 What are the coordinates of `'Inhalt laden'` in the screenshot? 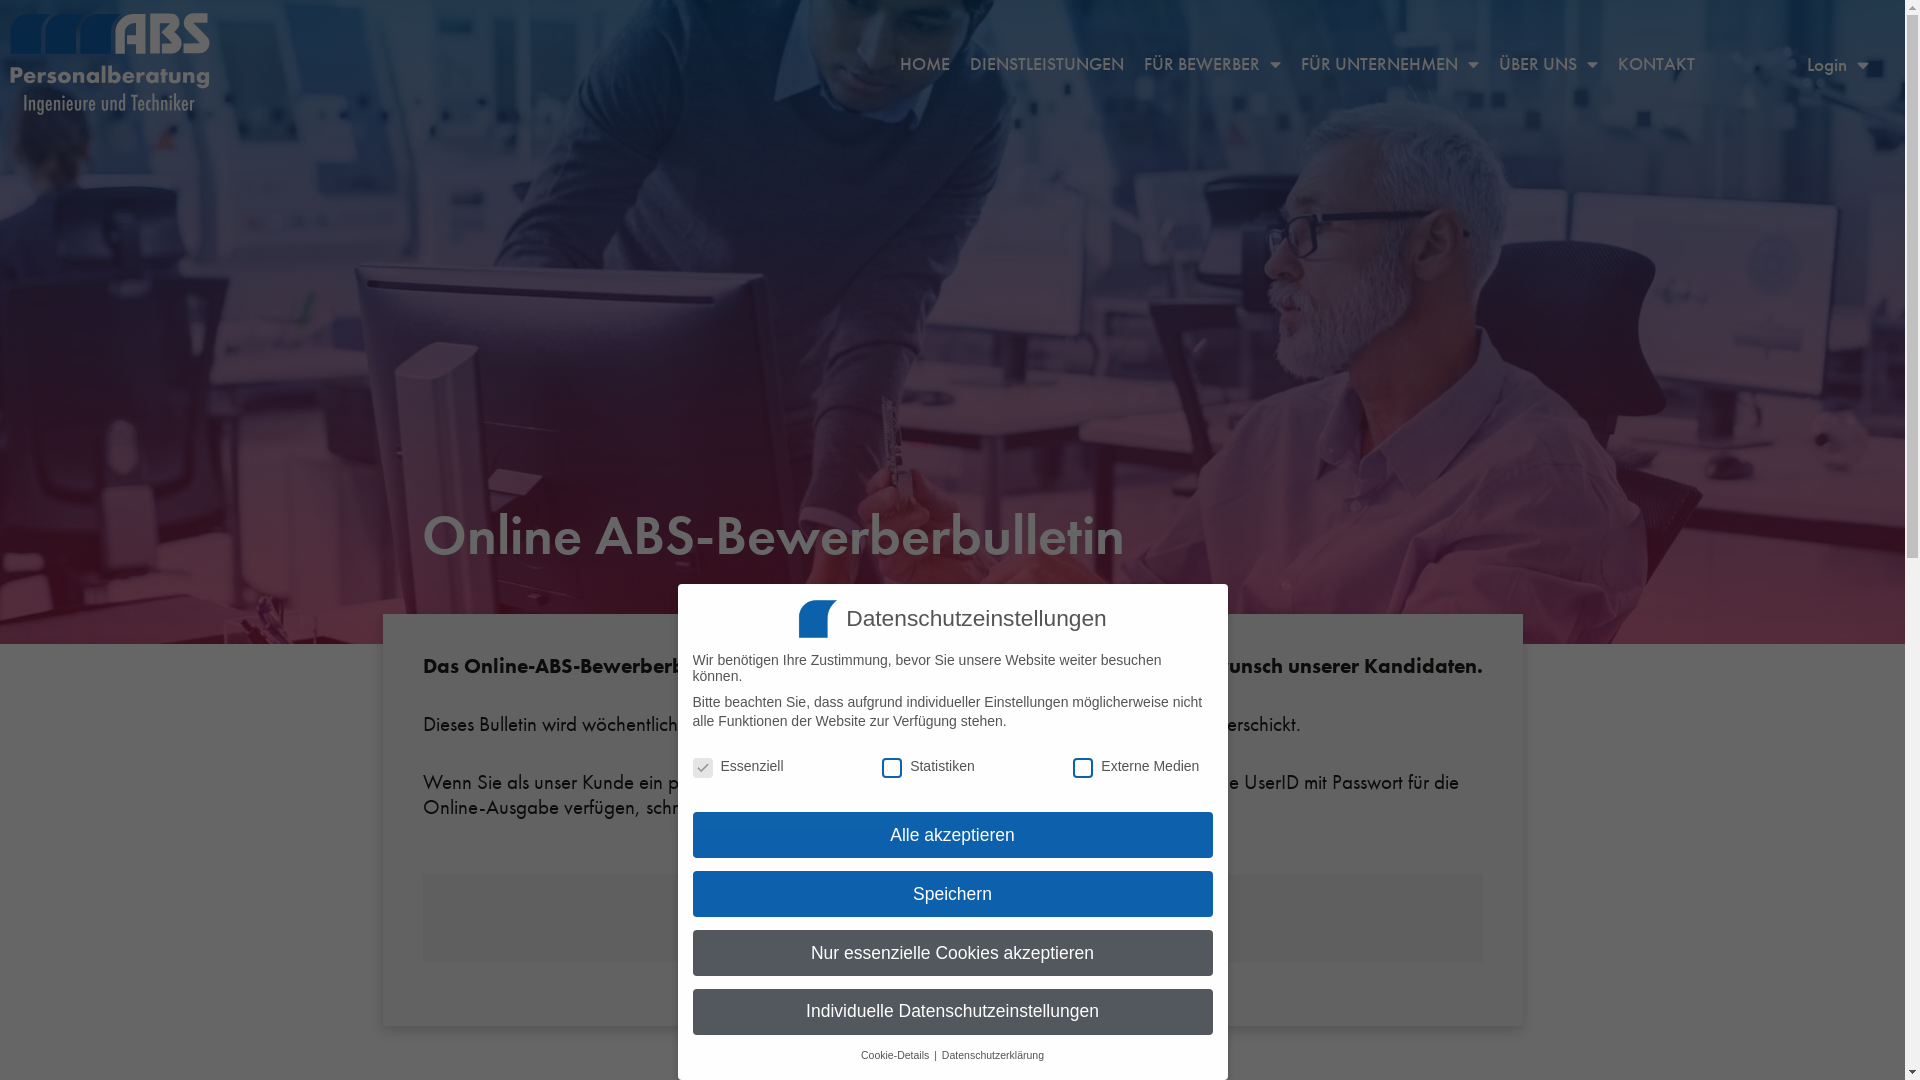 It's located at (950, 933).